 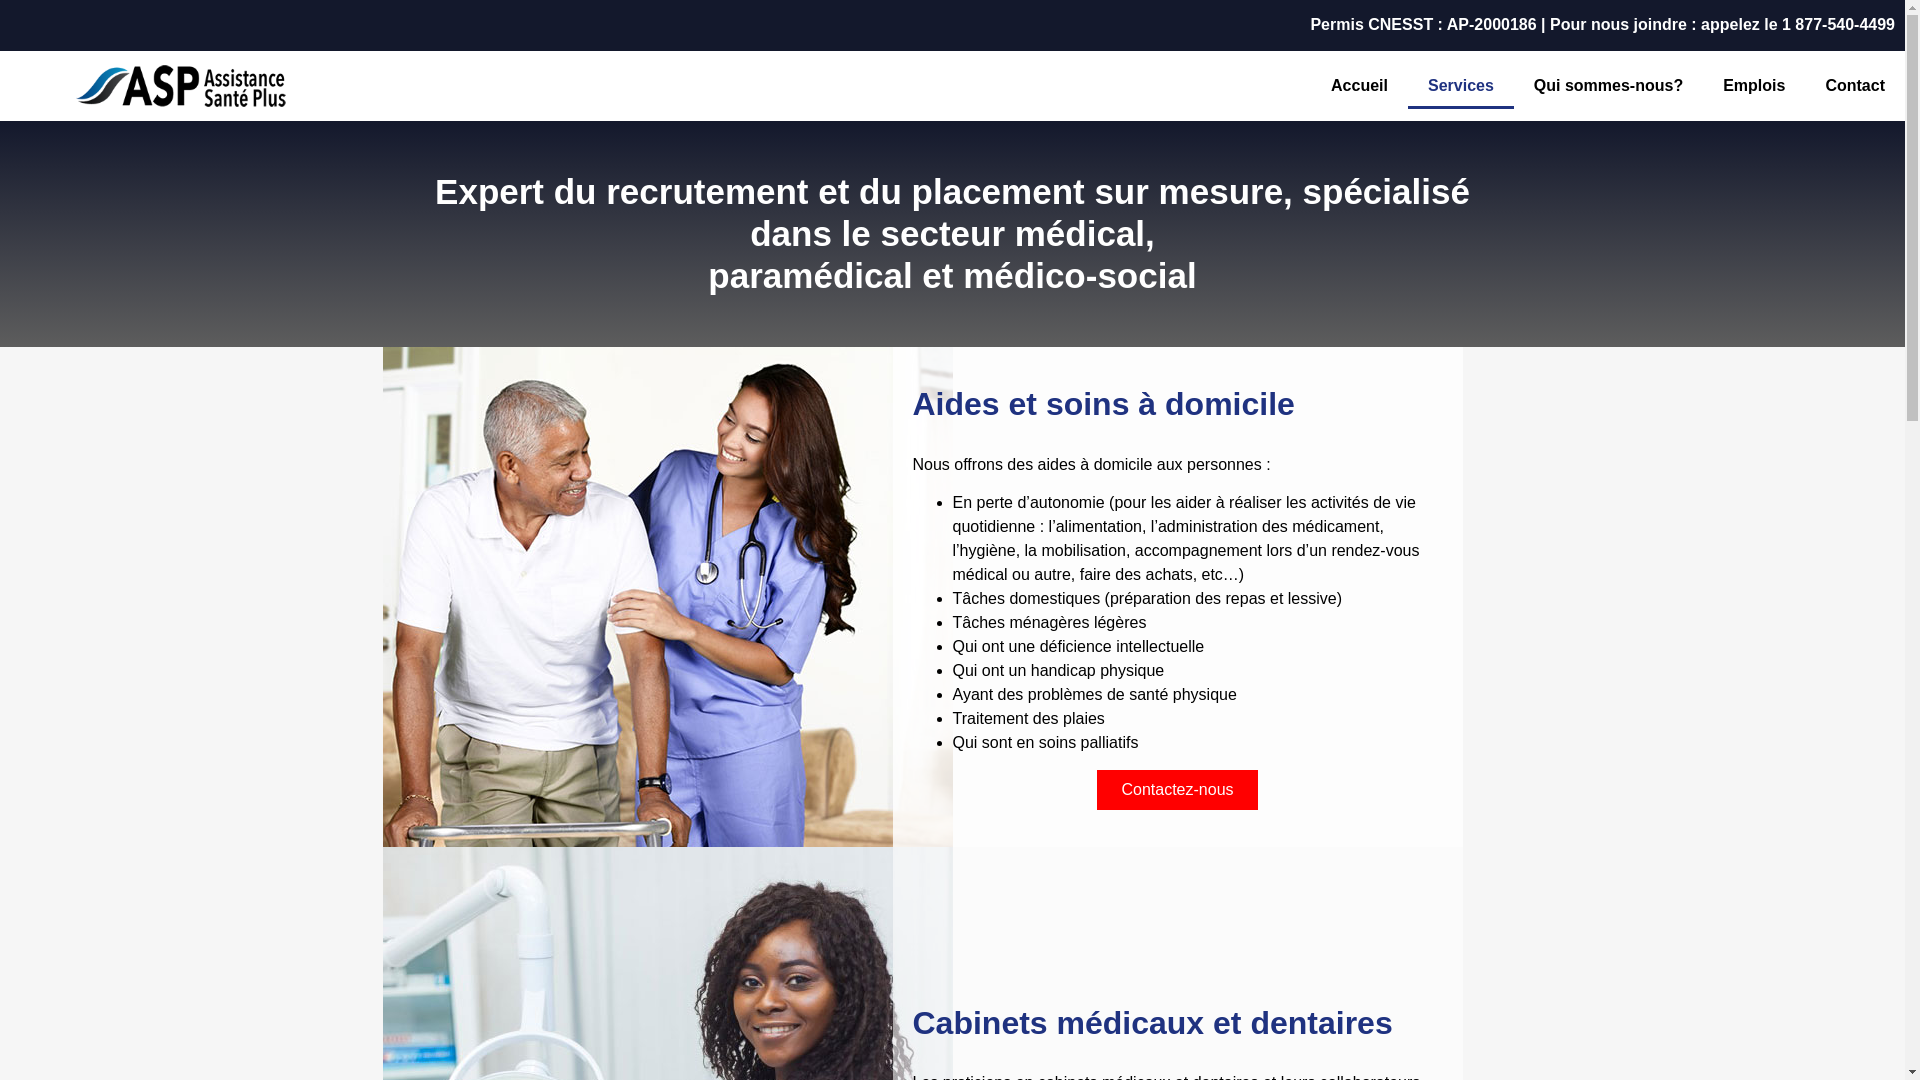 I want to click on 'Accueil', so click(x=1359, y=84).